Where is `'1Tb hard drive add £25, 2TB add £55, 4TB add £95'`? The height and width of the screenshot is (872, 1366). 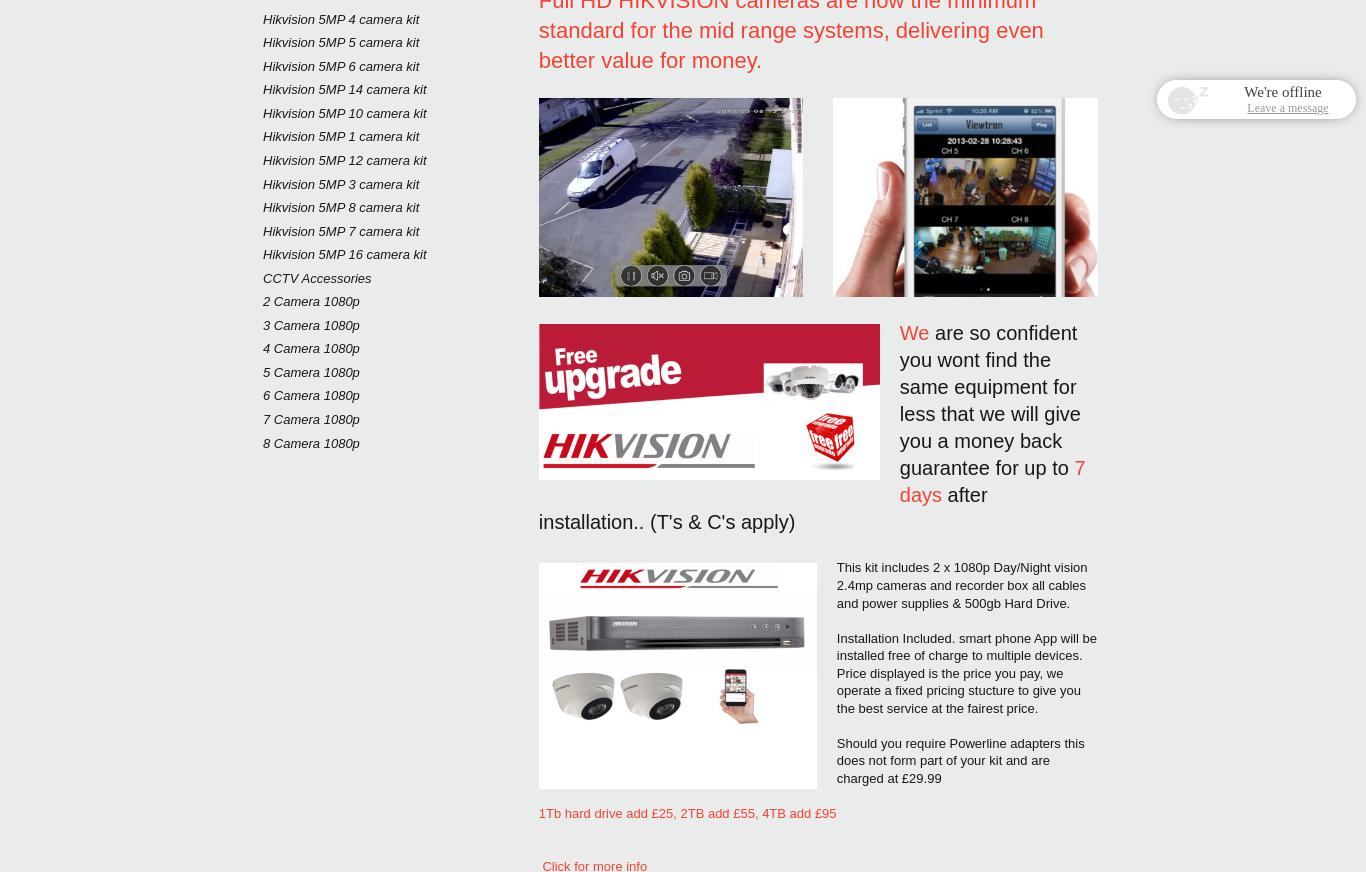 '1Tb hard drive add £25, 2TB add £55, 4TB add £95' is located at coordinates (689, 813).